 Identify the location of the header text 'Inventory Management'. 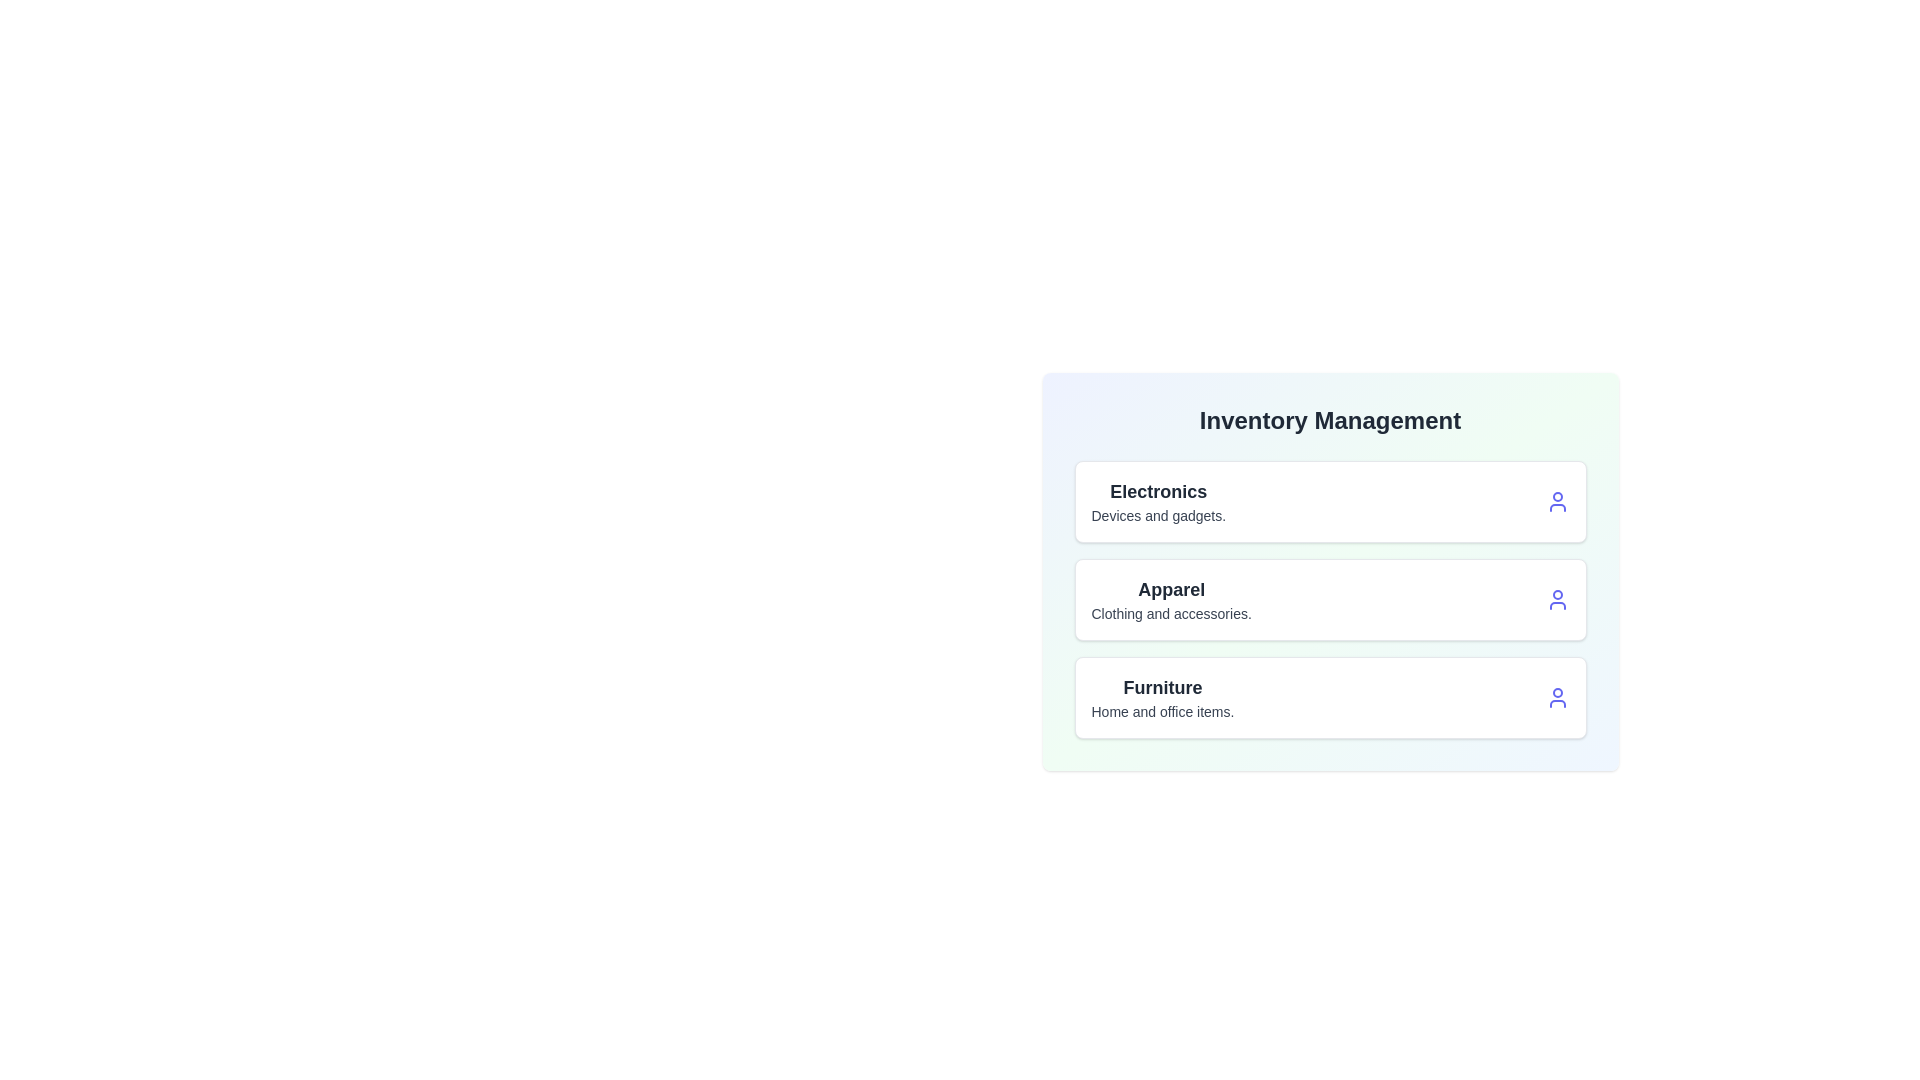
(1330, 419).